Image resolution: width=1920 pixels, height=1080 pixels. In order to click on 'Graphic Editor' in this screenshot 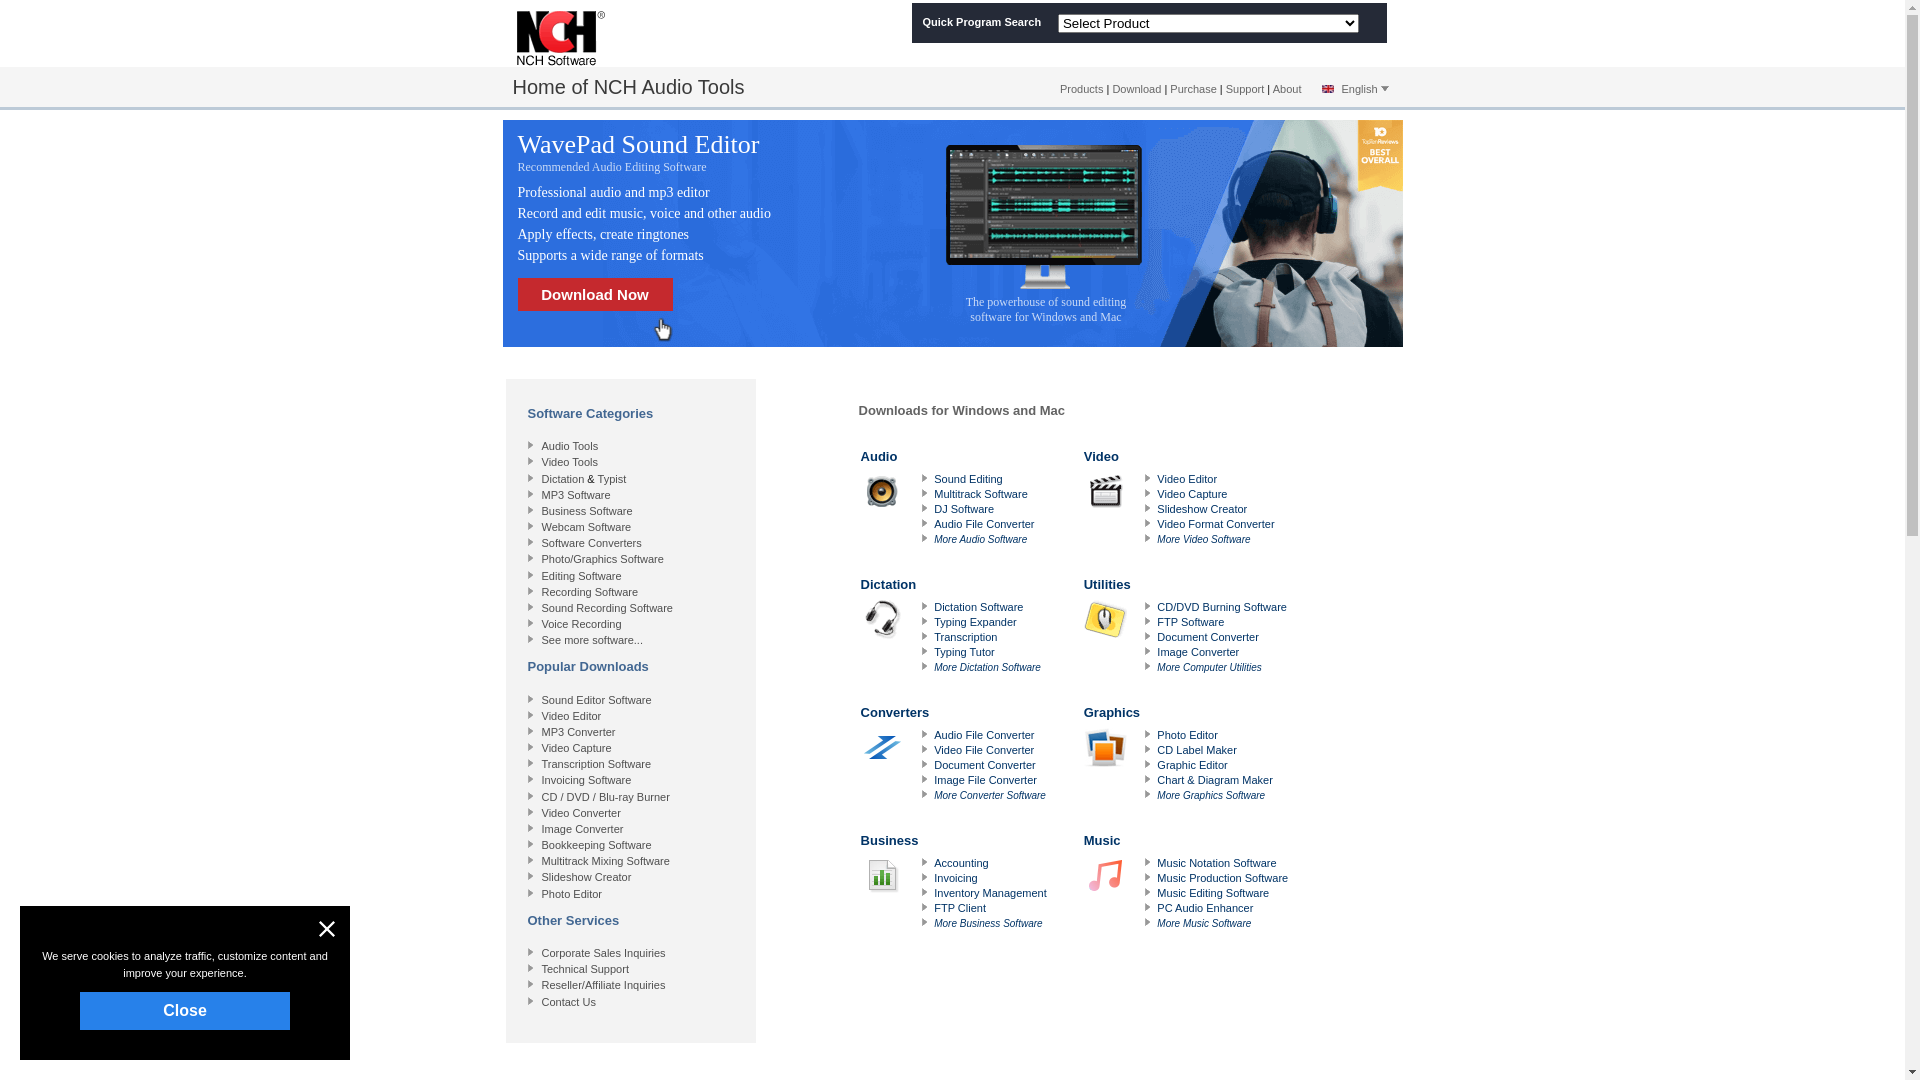, I will do `click(1191, 764)`.